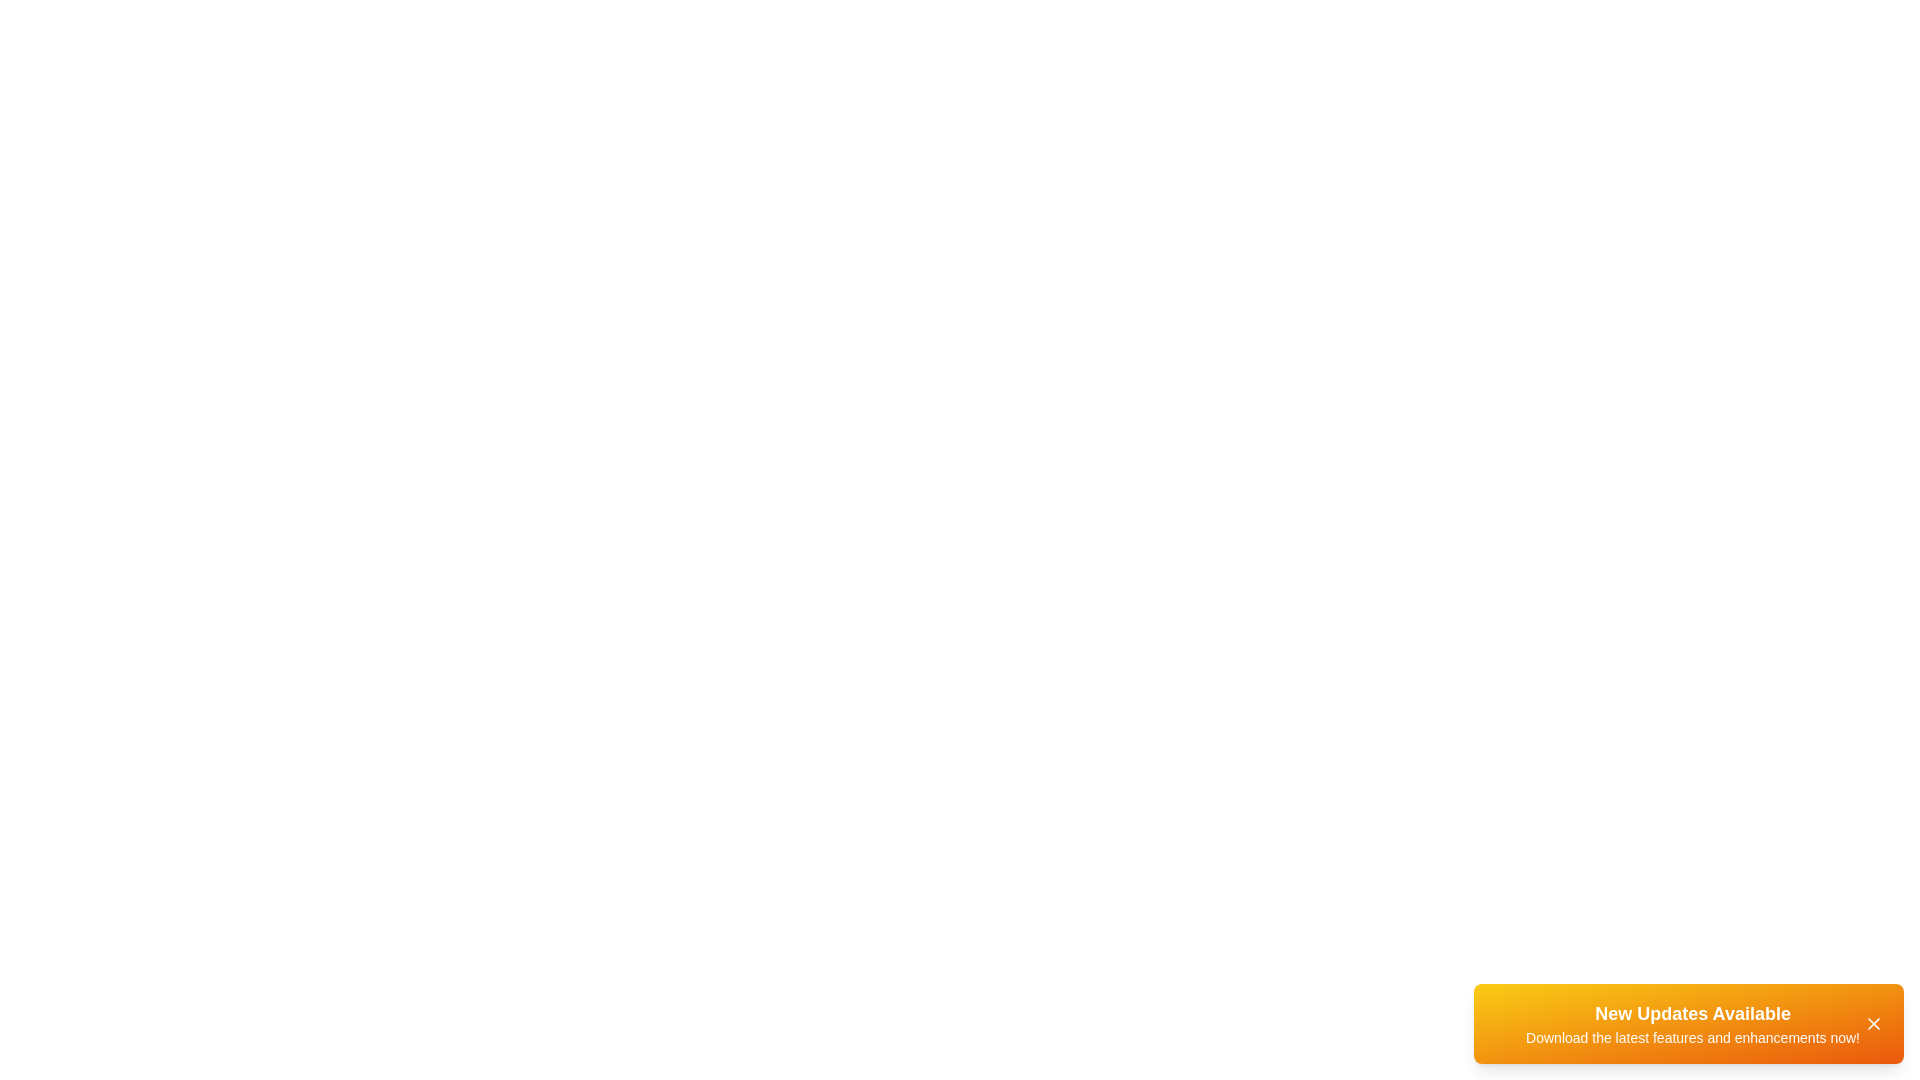 The height and width of the screenshot is (1080, 1920). What do you see at coordinates (1872, 1023) in the screenshot?
I see `the close button to dismiss the snackbar` at bounding box center [1872, 1023].